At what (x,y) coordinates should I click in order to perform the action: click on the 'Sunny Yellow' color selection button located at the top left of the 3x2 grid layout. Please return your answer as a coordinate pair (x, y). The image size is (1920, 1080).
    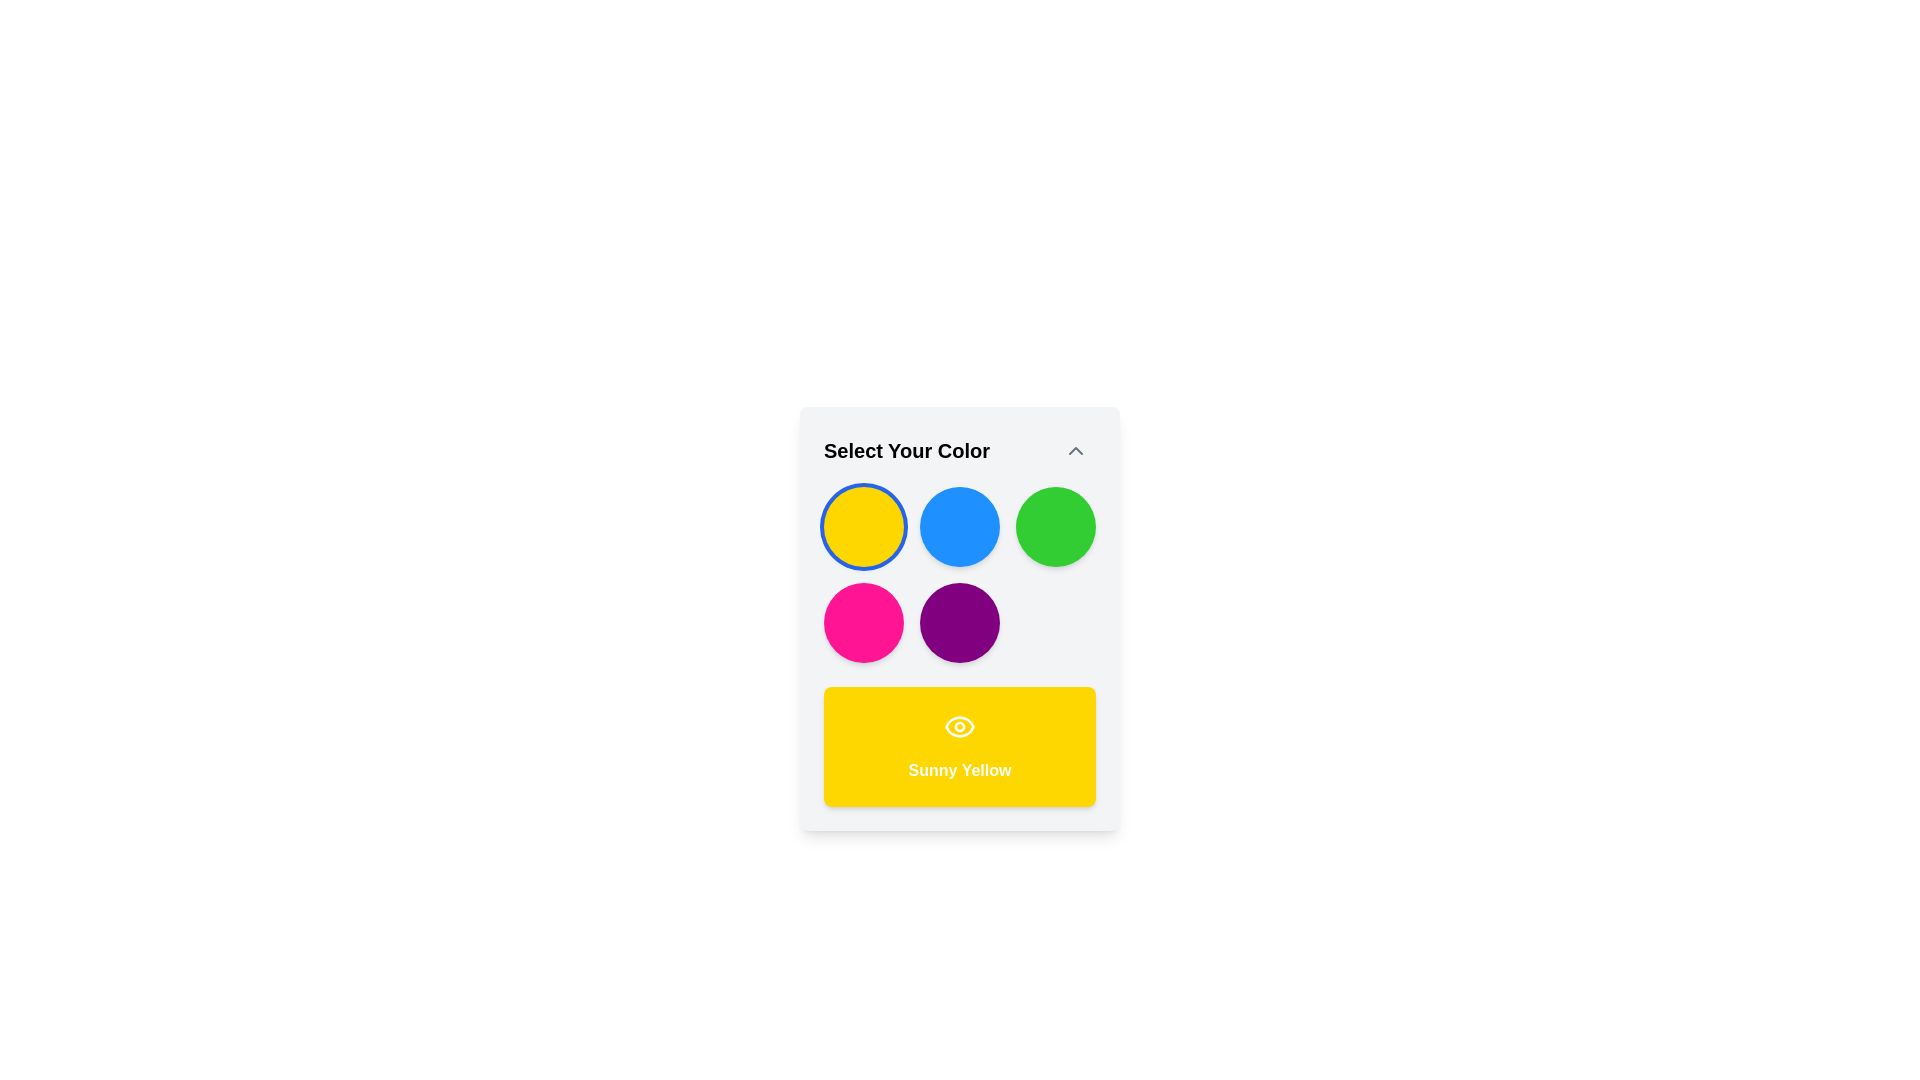
    Looking at the image, I should click on (864, 526).